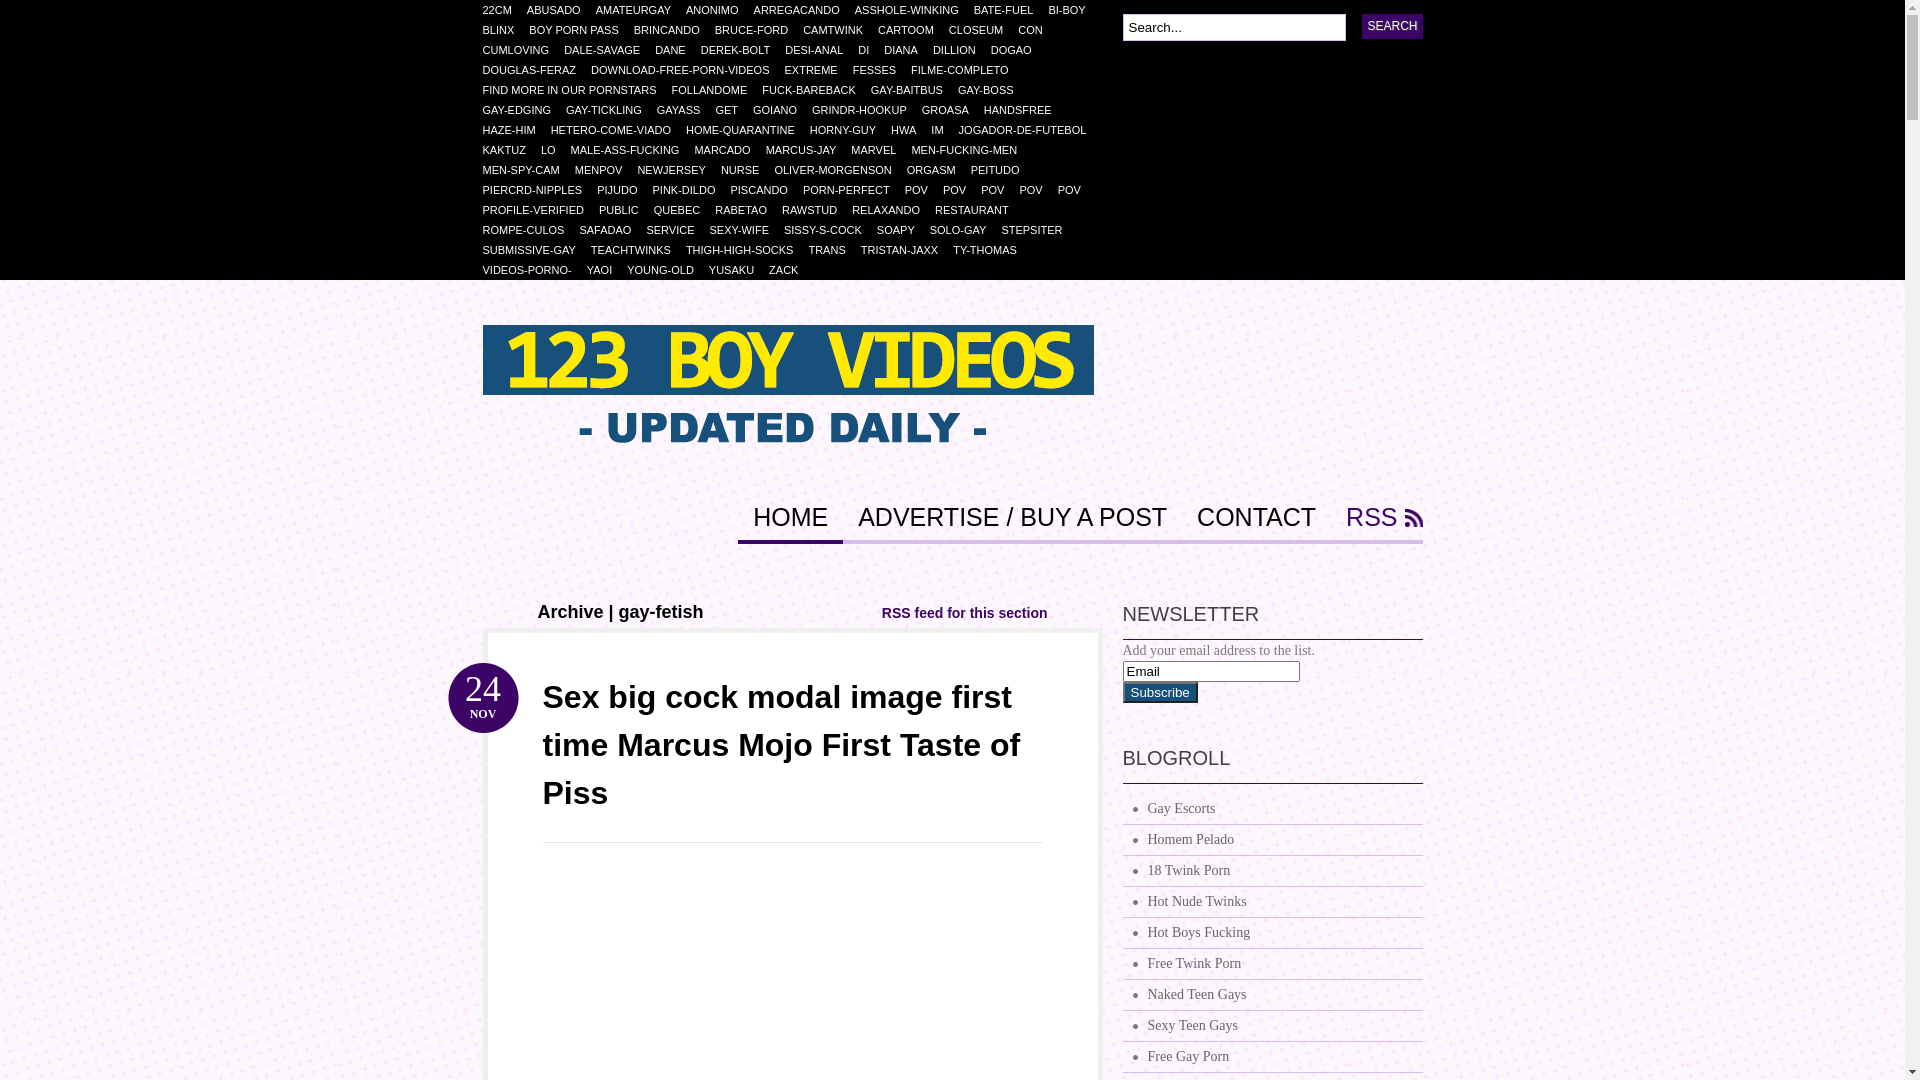  I want to click on 'BOY PORN PASS', so click(579, 30).